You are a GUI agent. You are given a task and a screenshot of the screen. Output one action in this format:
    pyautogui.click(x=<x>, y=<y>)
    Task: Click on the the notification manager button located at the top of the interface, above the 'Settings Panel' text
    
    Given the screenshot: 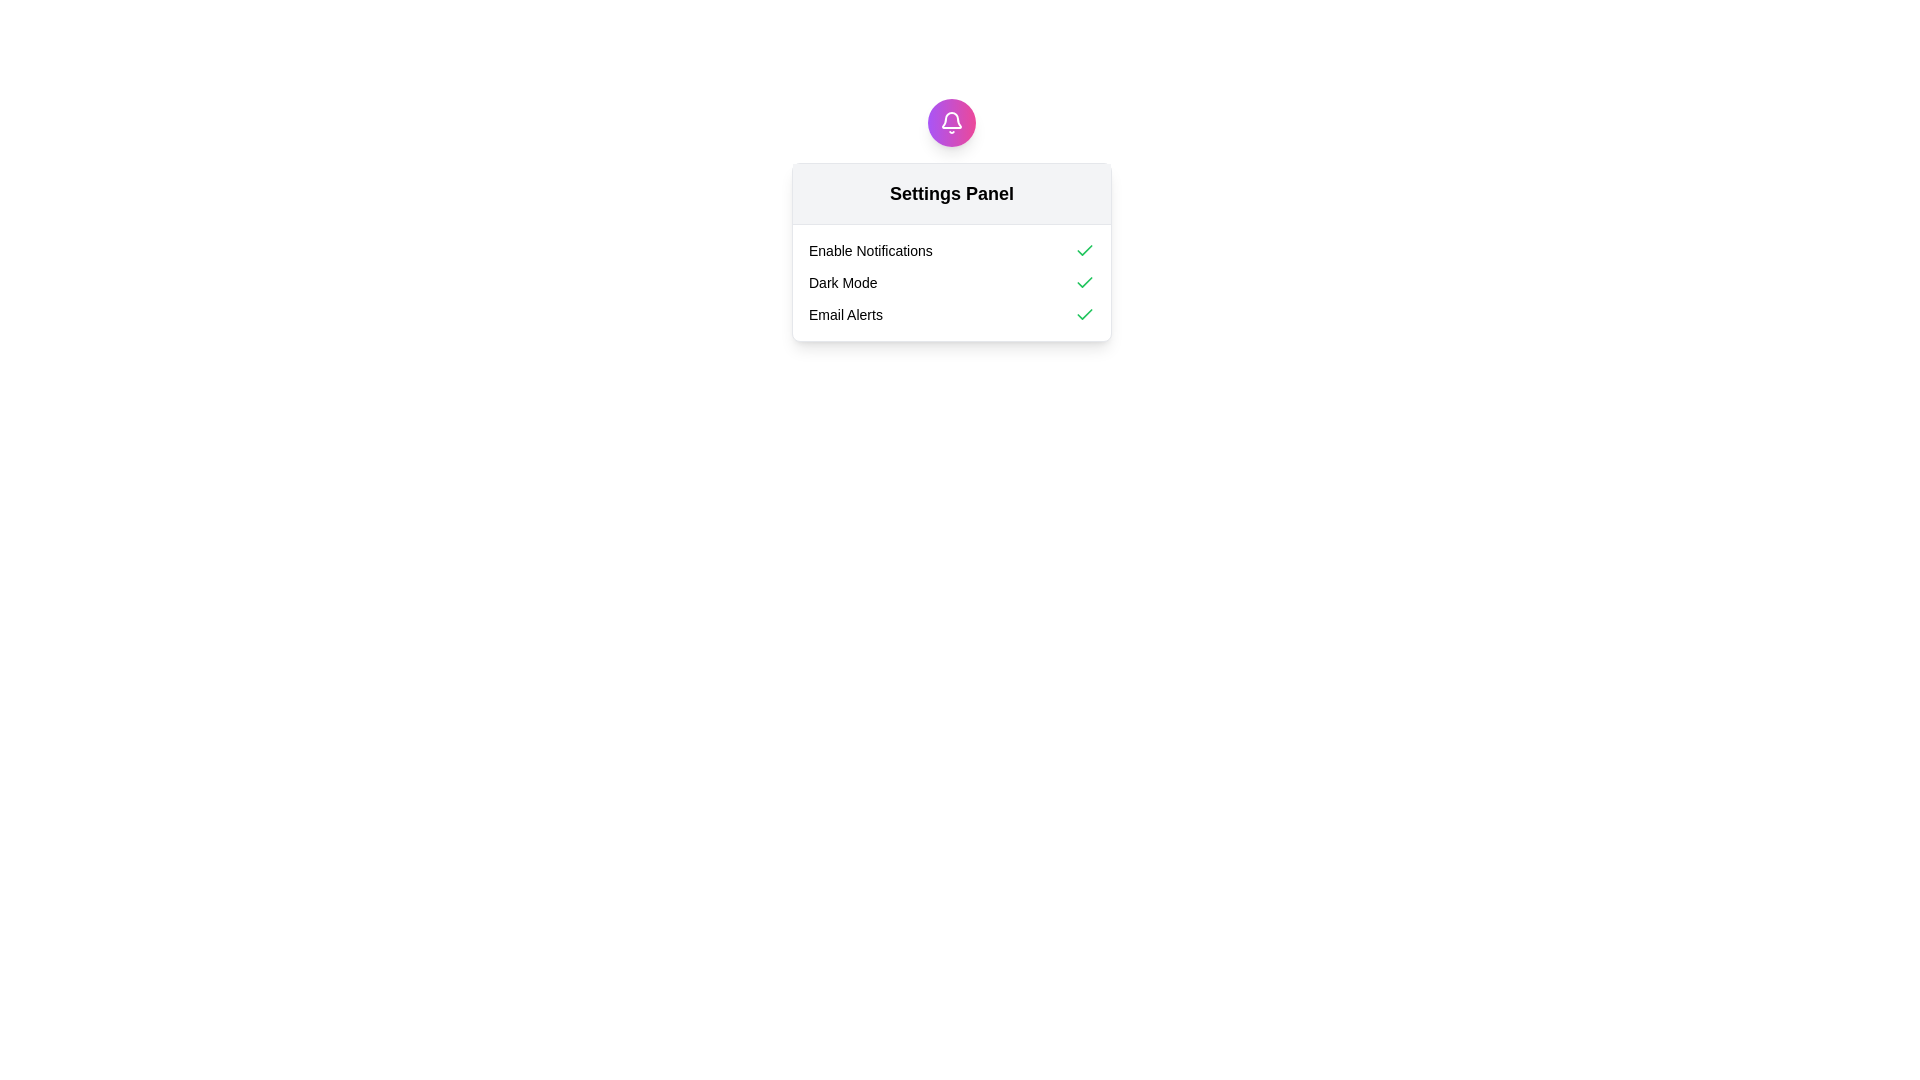 What is the action you would take?
    pyautogui.click(x=950, y=123)
    